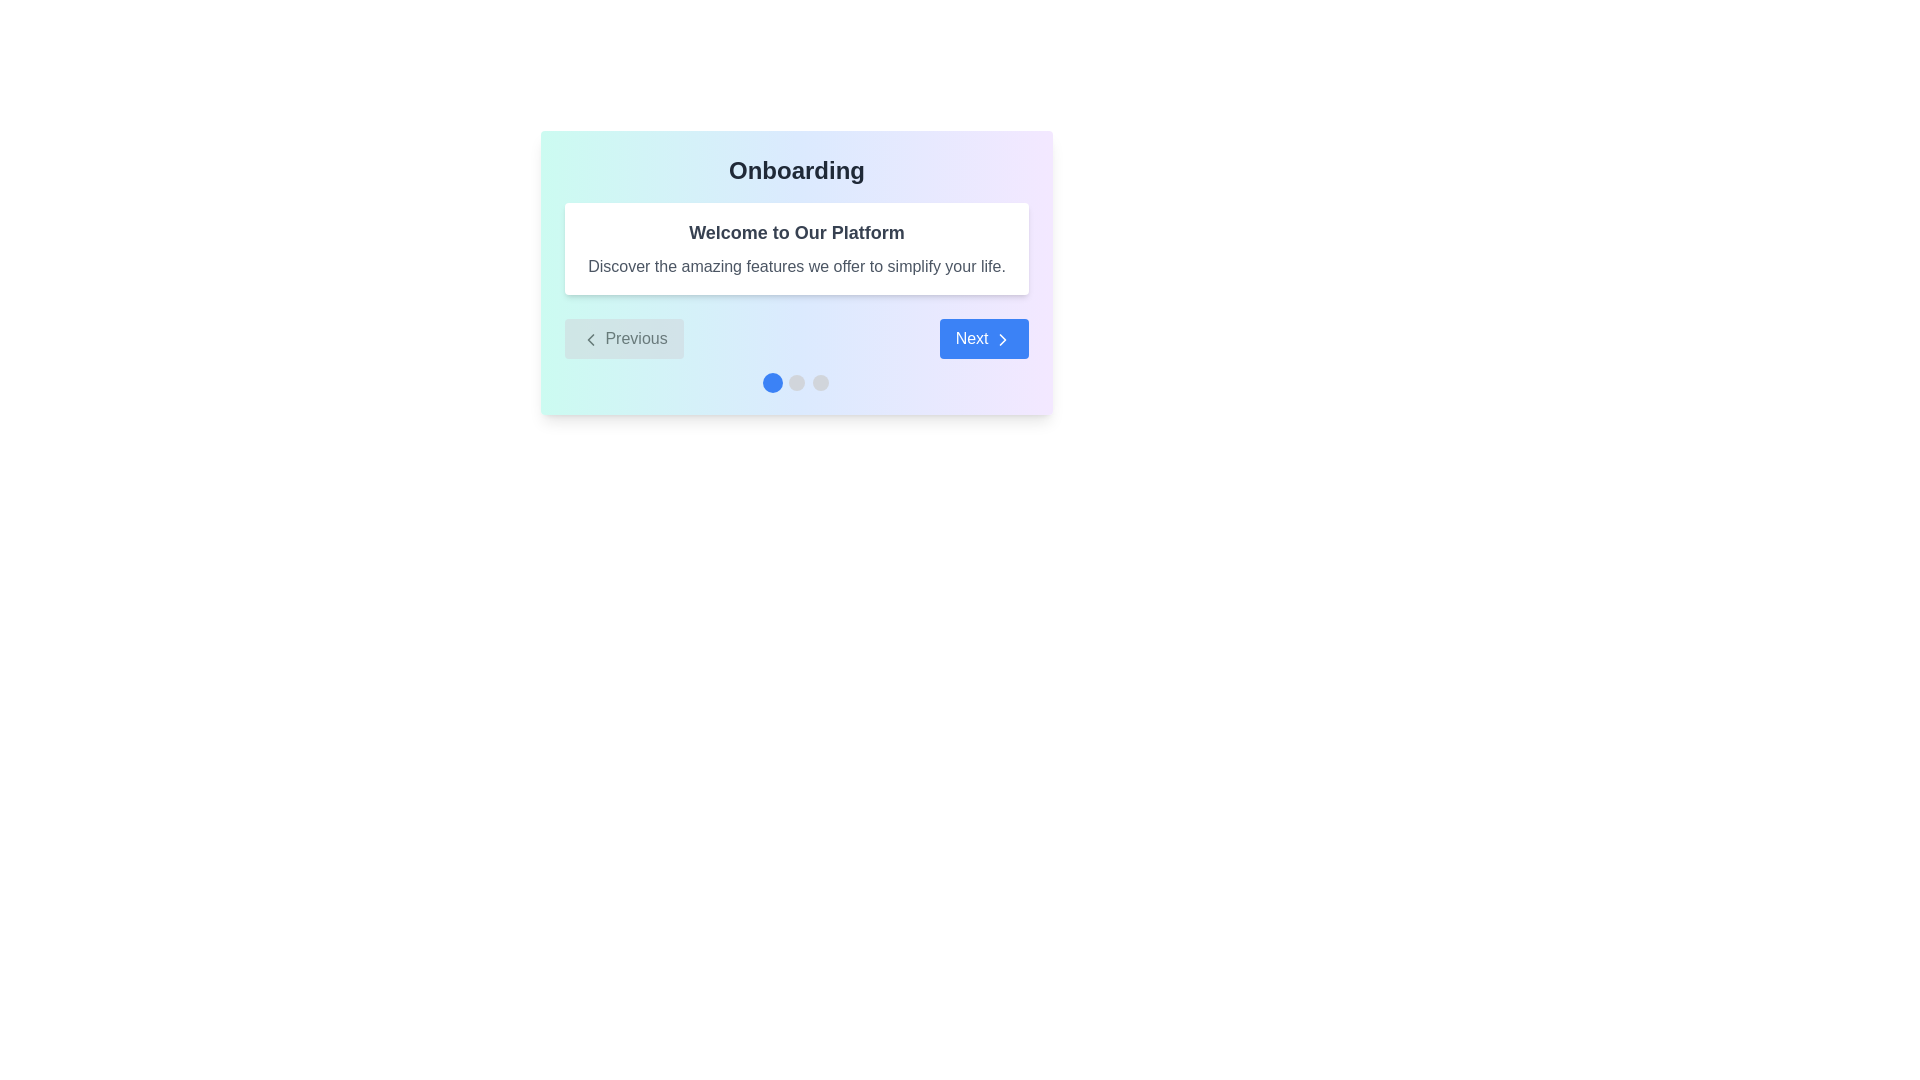 The image size is (1920, 1080). Describe the element at coordinates (984, 338) in the screenshot. I see `the 'Next' button located at the right end of the 'Previous' and 'Next' button pair in the onboarding interface to proceed to the next step` at that location.